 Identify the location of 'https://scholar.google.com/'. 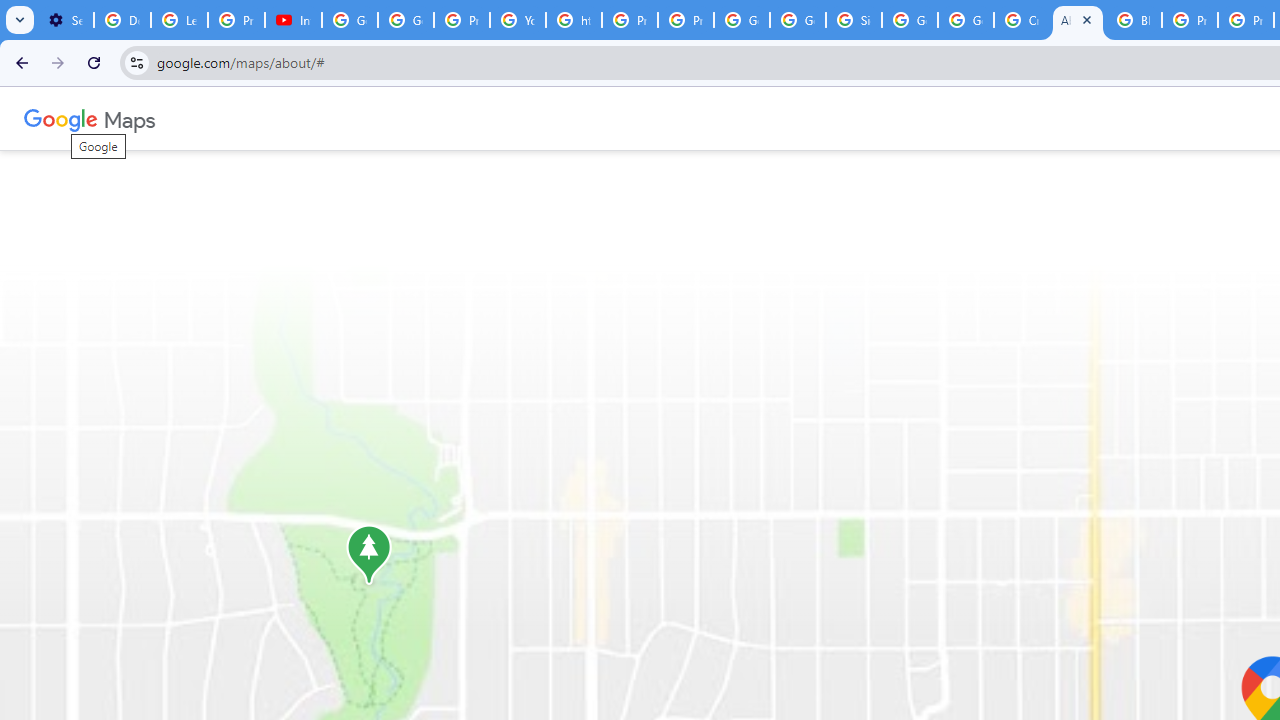
(573, 20).